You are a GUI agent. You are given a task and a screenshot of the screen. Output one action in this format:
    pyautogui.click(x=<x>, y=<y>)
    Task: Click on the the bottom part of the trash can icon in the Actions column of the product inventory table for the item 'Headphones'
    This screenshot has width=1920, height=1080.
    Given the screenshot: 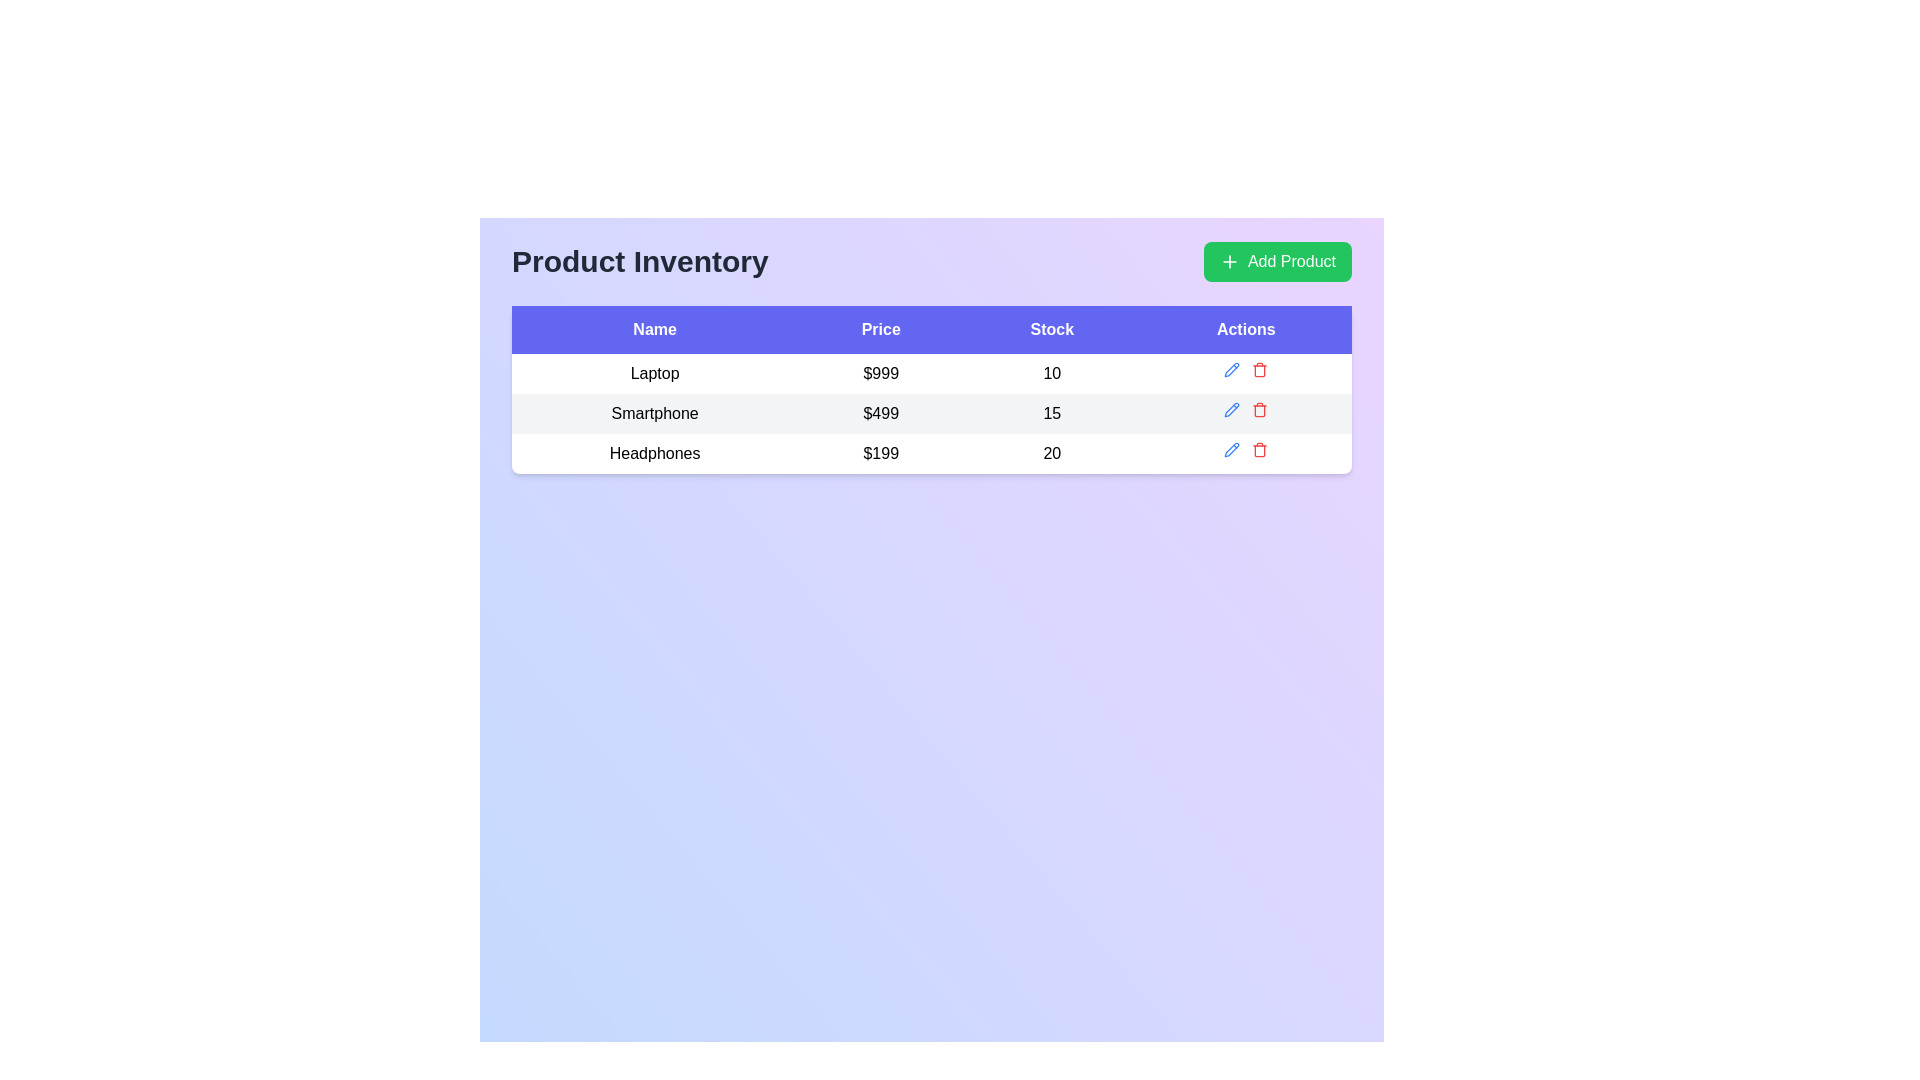 What is the action you would take?
    pyautogui.click(x=1259, y=451)
    